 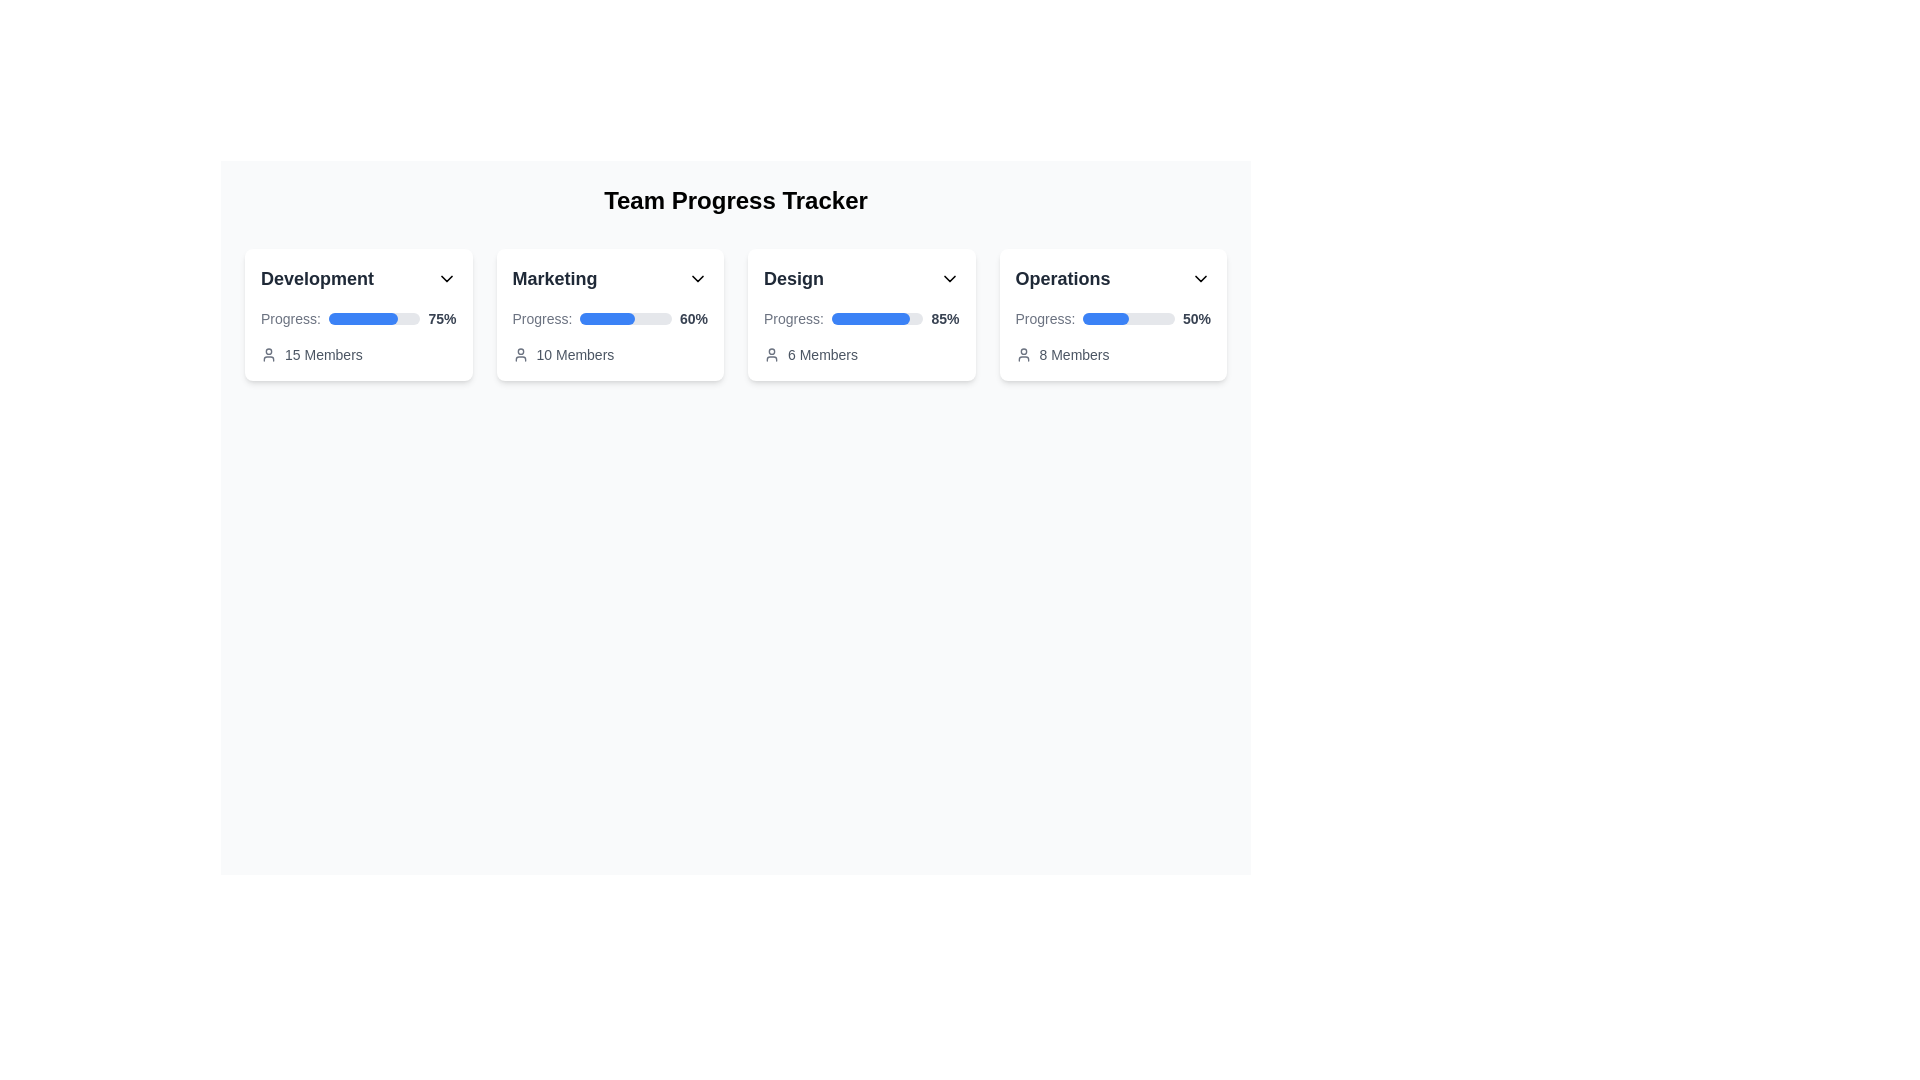 I want to click on the blue progress bar located within the 'Design' card, which indicates 85% progress and is centered within a gray progress bar, so click(x=870, y=318).